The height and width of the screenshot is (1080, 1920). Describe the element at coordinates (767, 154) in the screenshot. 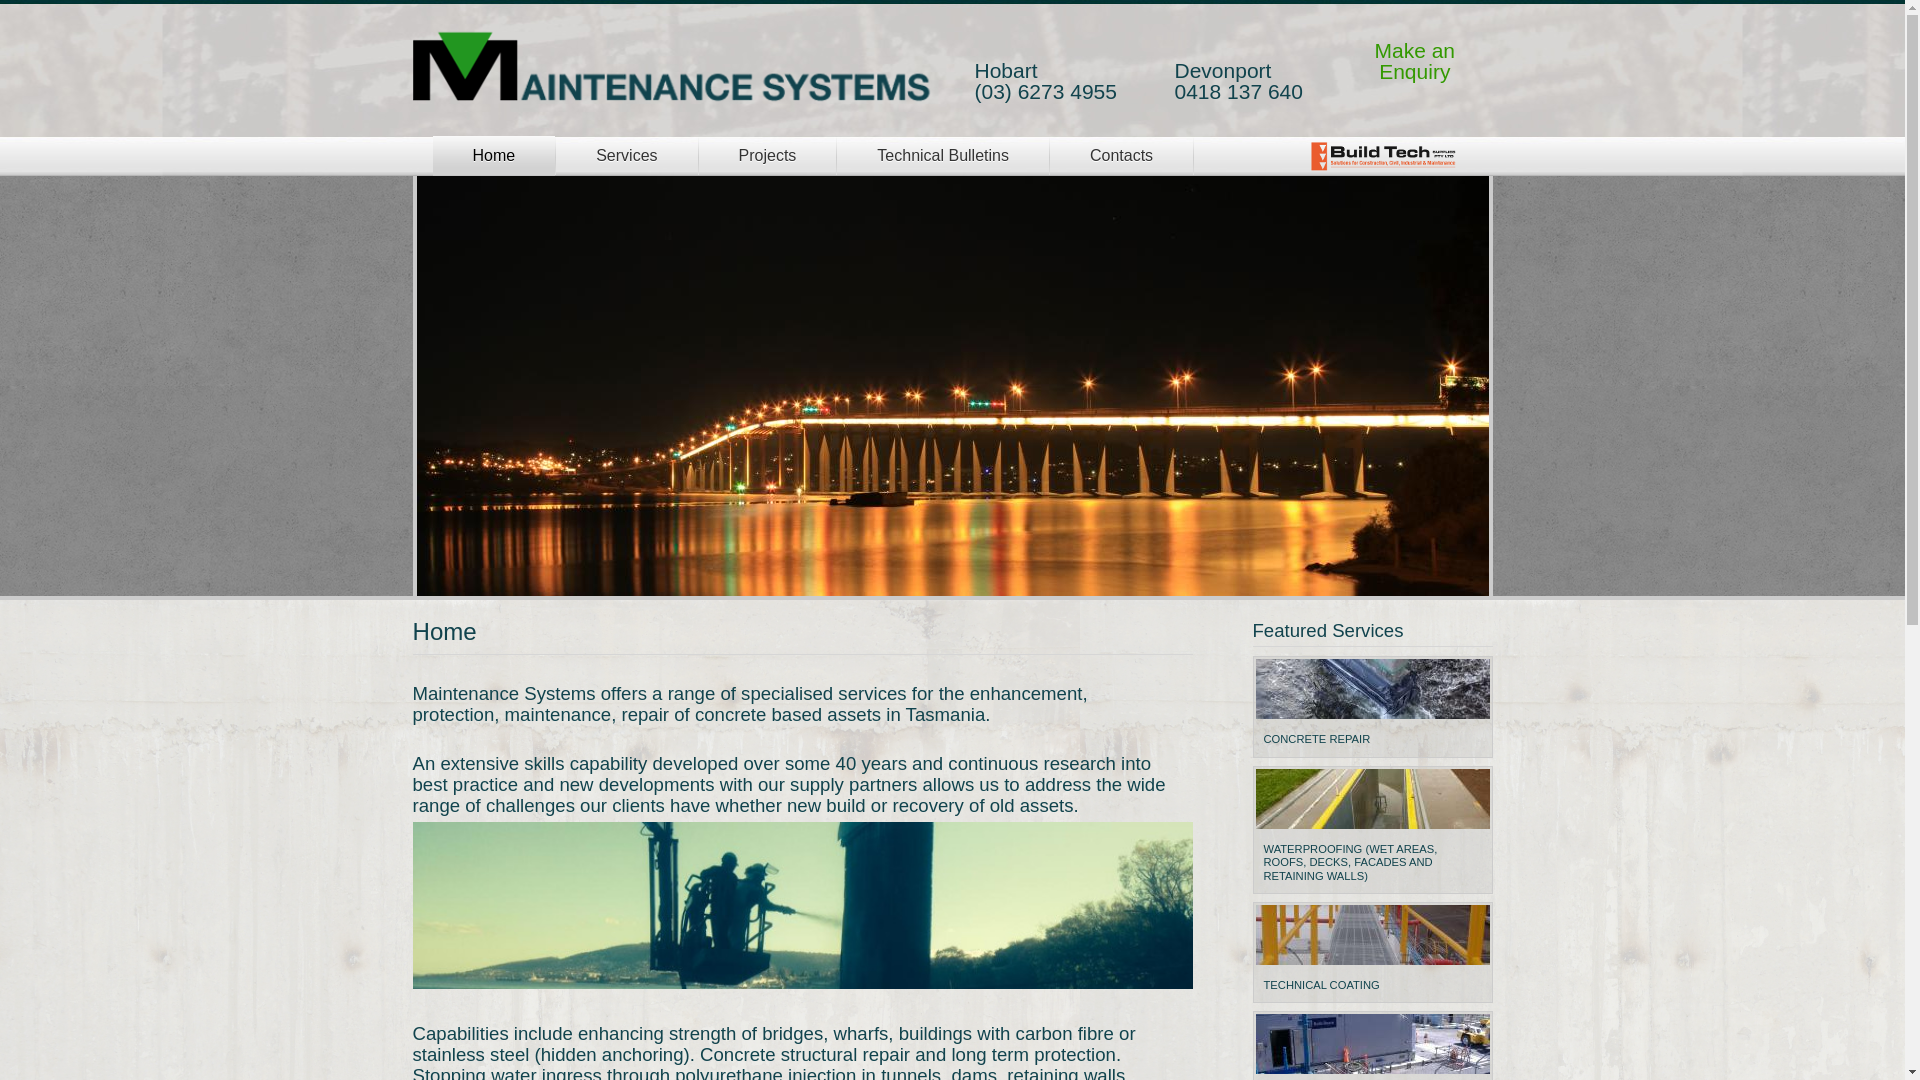

I see `'Projects'` at that location.